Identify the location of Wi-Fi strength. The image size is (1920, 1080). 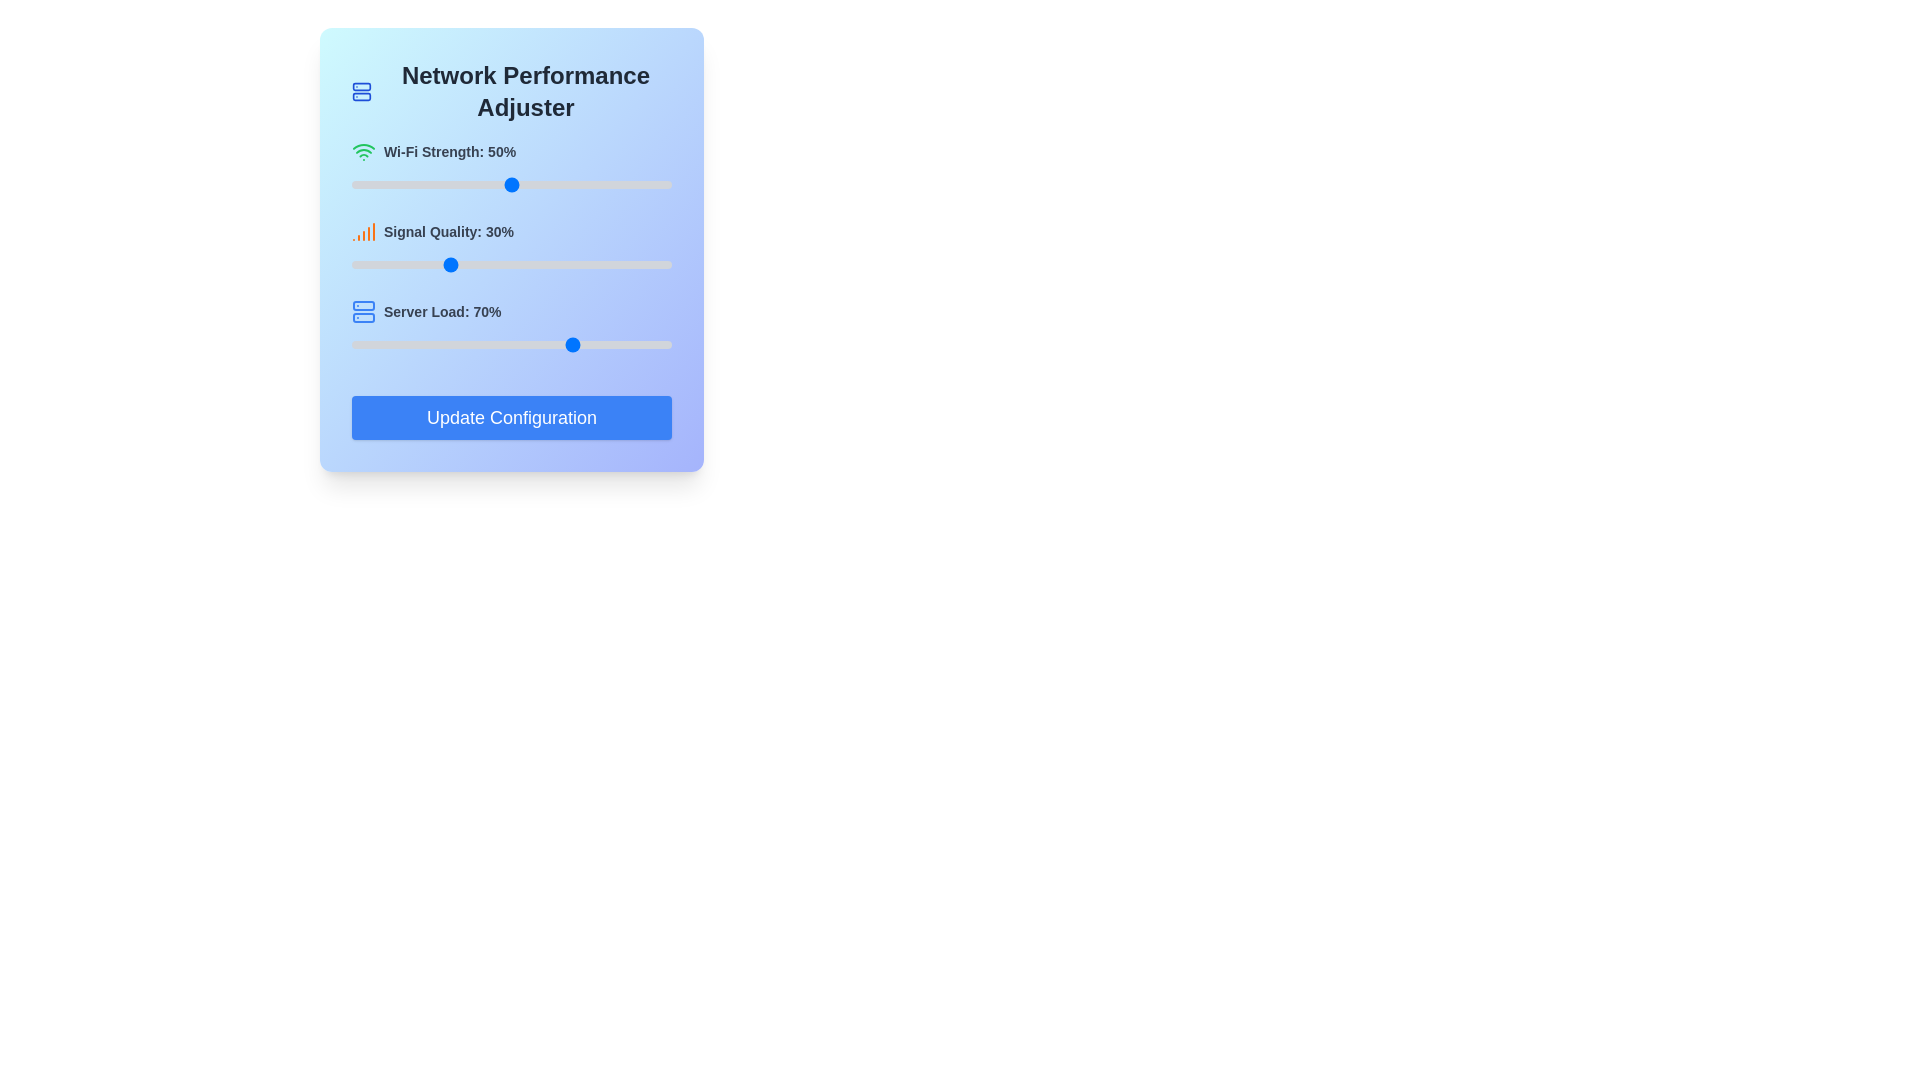
(483, 185).